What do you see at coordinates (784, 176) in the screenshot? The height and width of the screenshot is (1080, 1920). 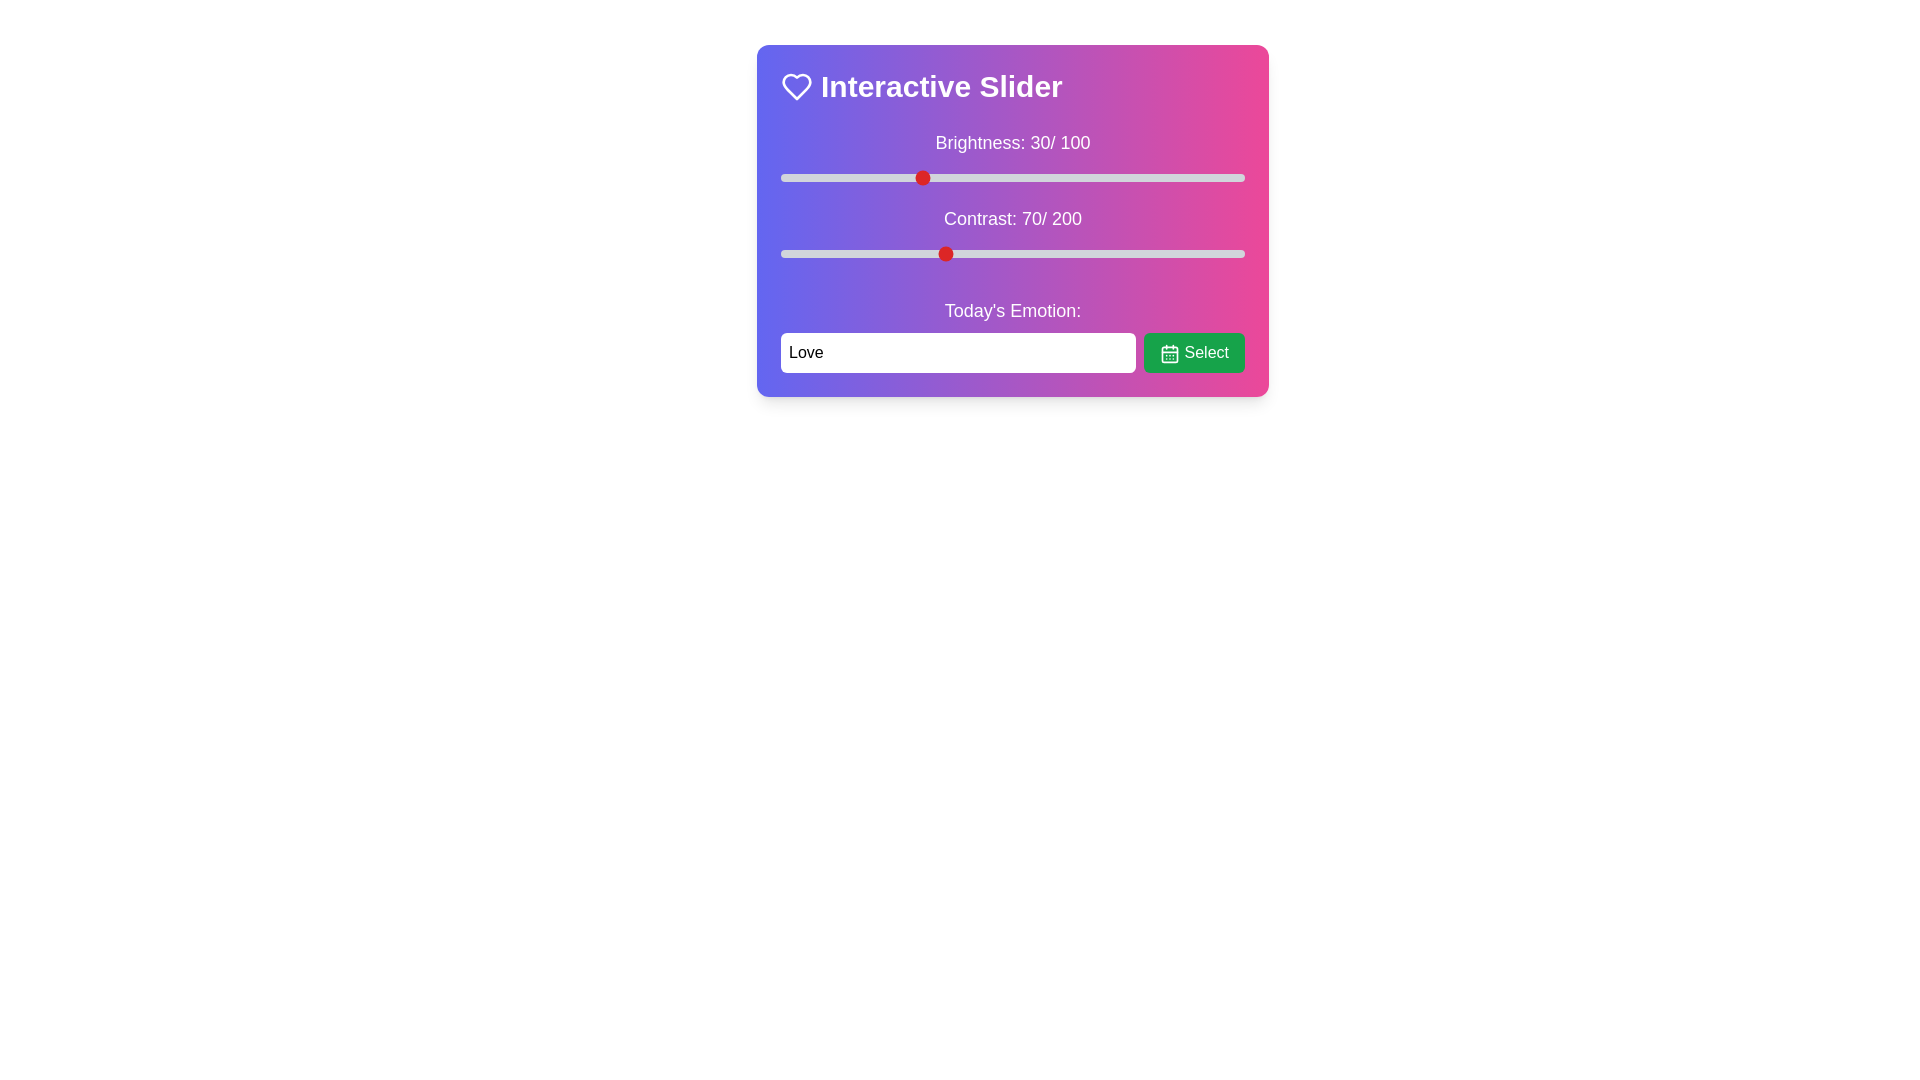 I see `the brightness slider to 1%` at bounding box center [784, 176].